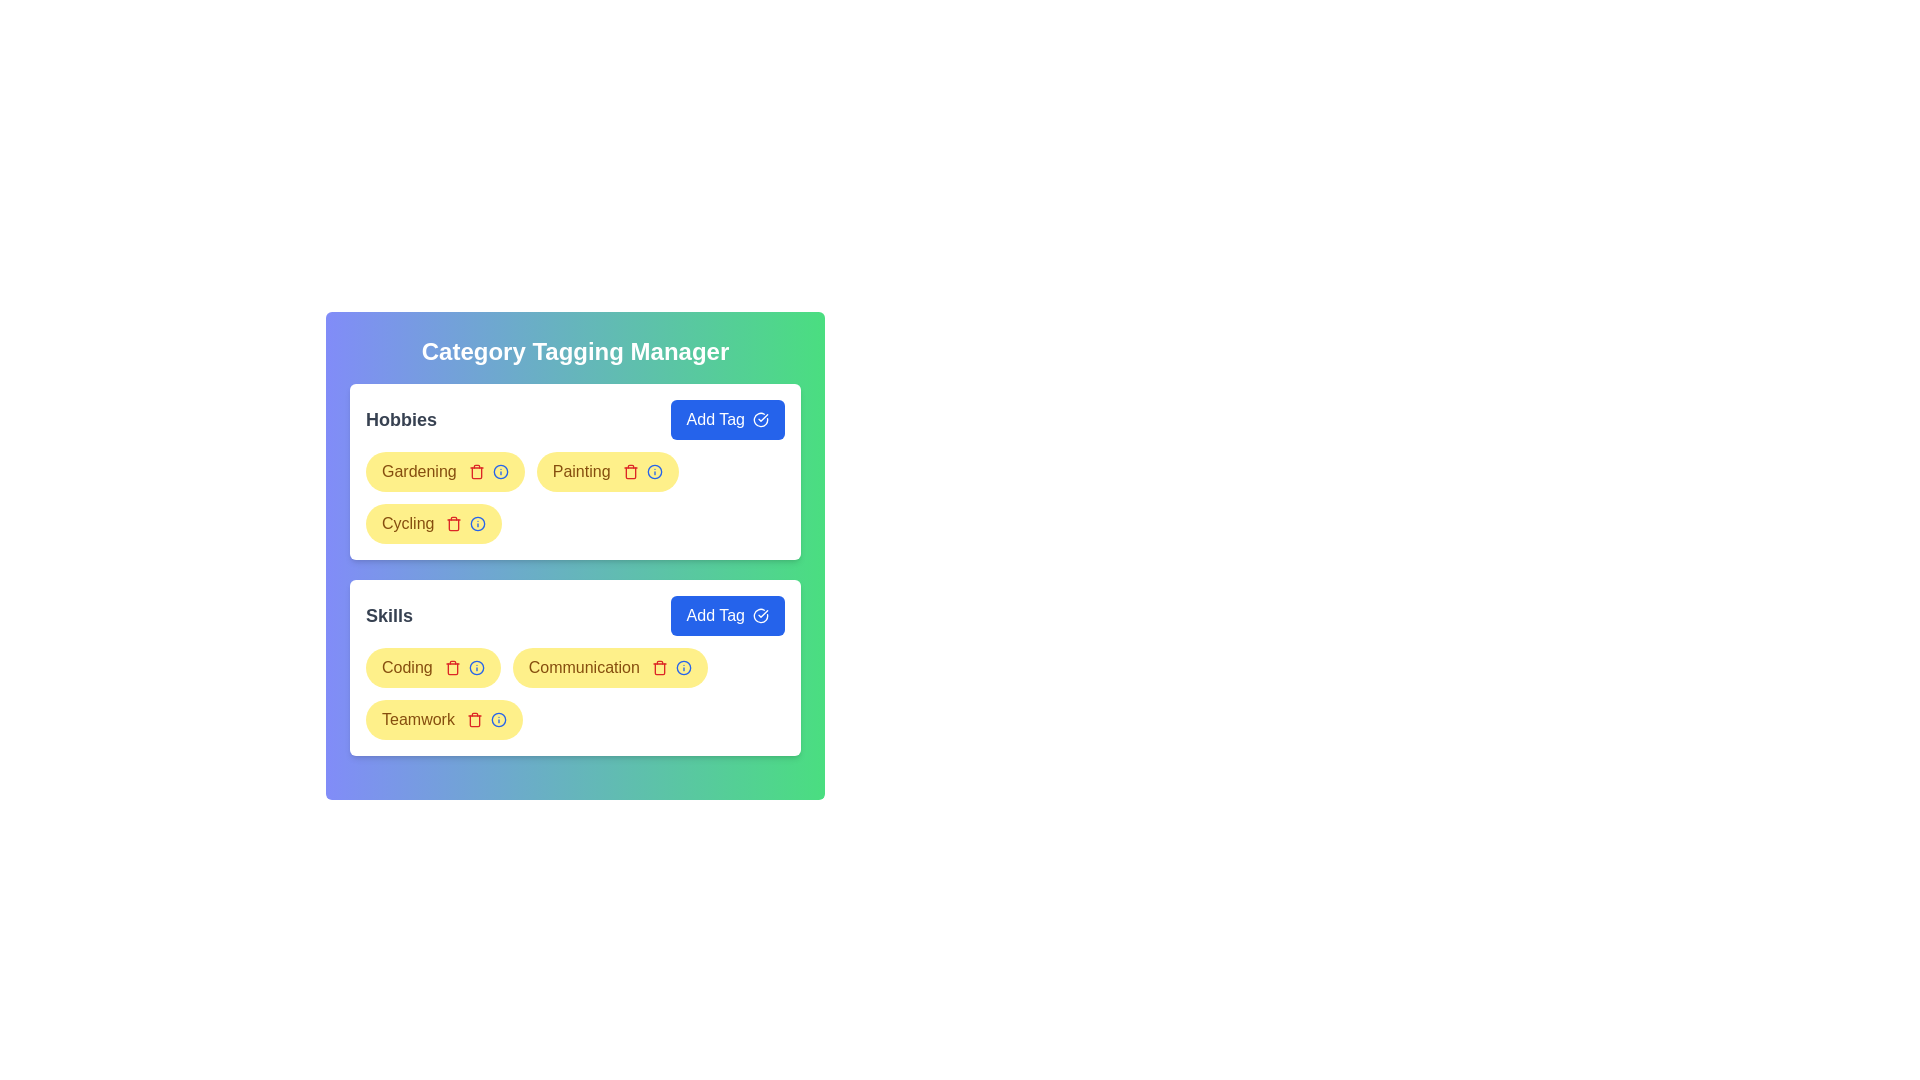 The width and height of the screenshot is (1920, 1080). What do you see at coordinates (574, 496) in the screenshot?
I see `the blue information icon on the second tag labeled 'Painting' in the Tag group component within the 'Hobbies' section of the 'Category Tagging Manager' interface` at bounding box center [574, 496].